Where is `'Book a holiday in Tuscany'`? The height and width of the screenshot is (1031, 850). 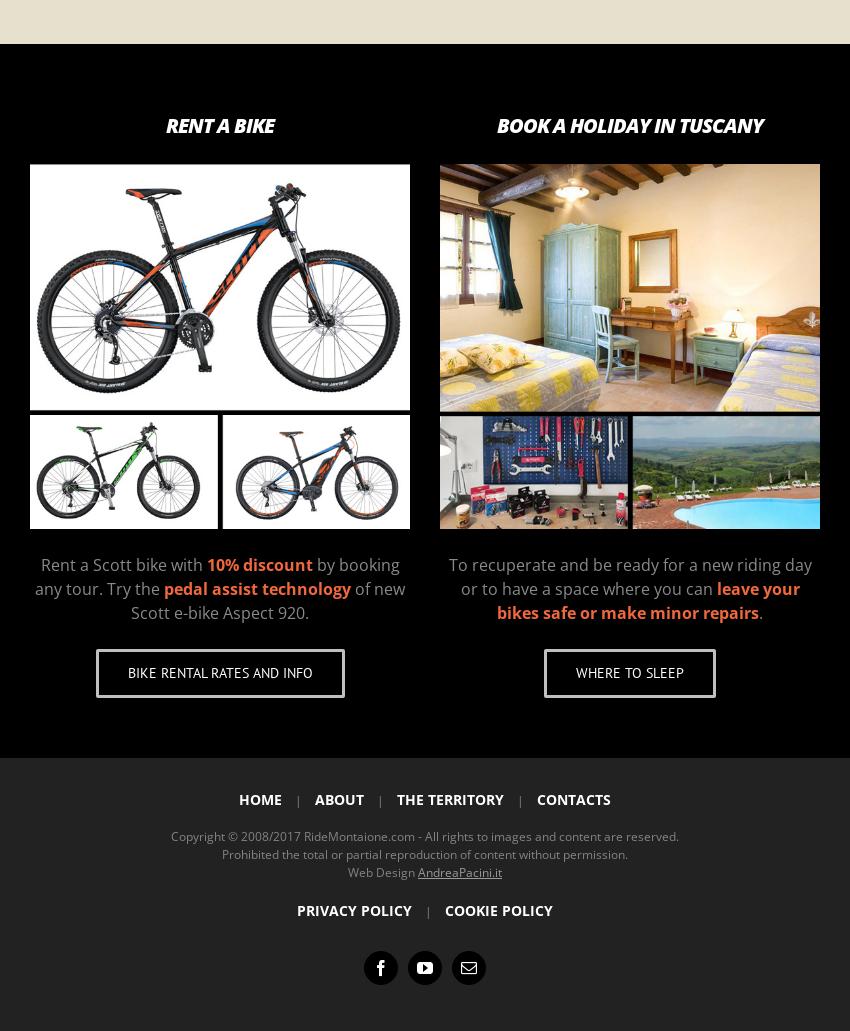 'Book a holiday in Tuscany' is located at coordinates (629, 123).